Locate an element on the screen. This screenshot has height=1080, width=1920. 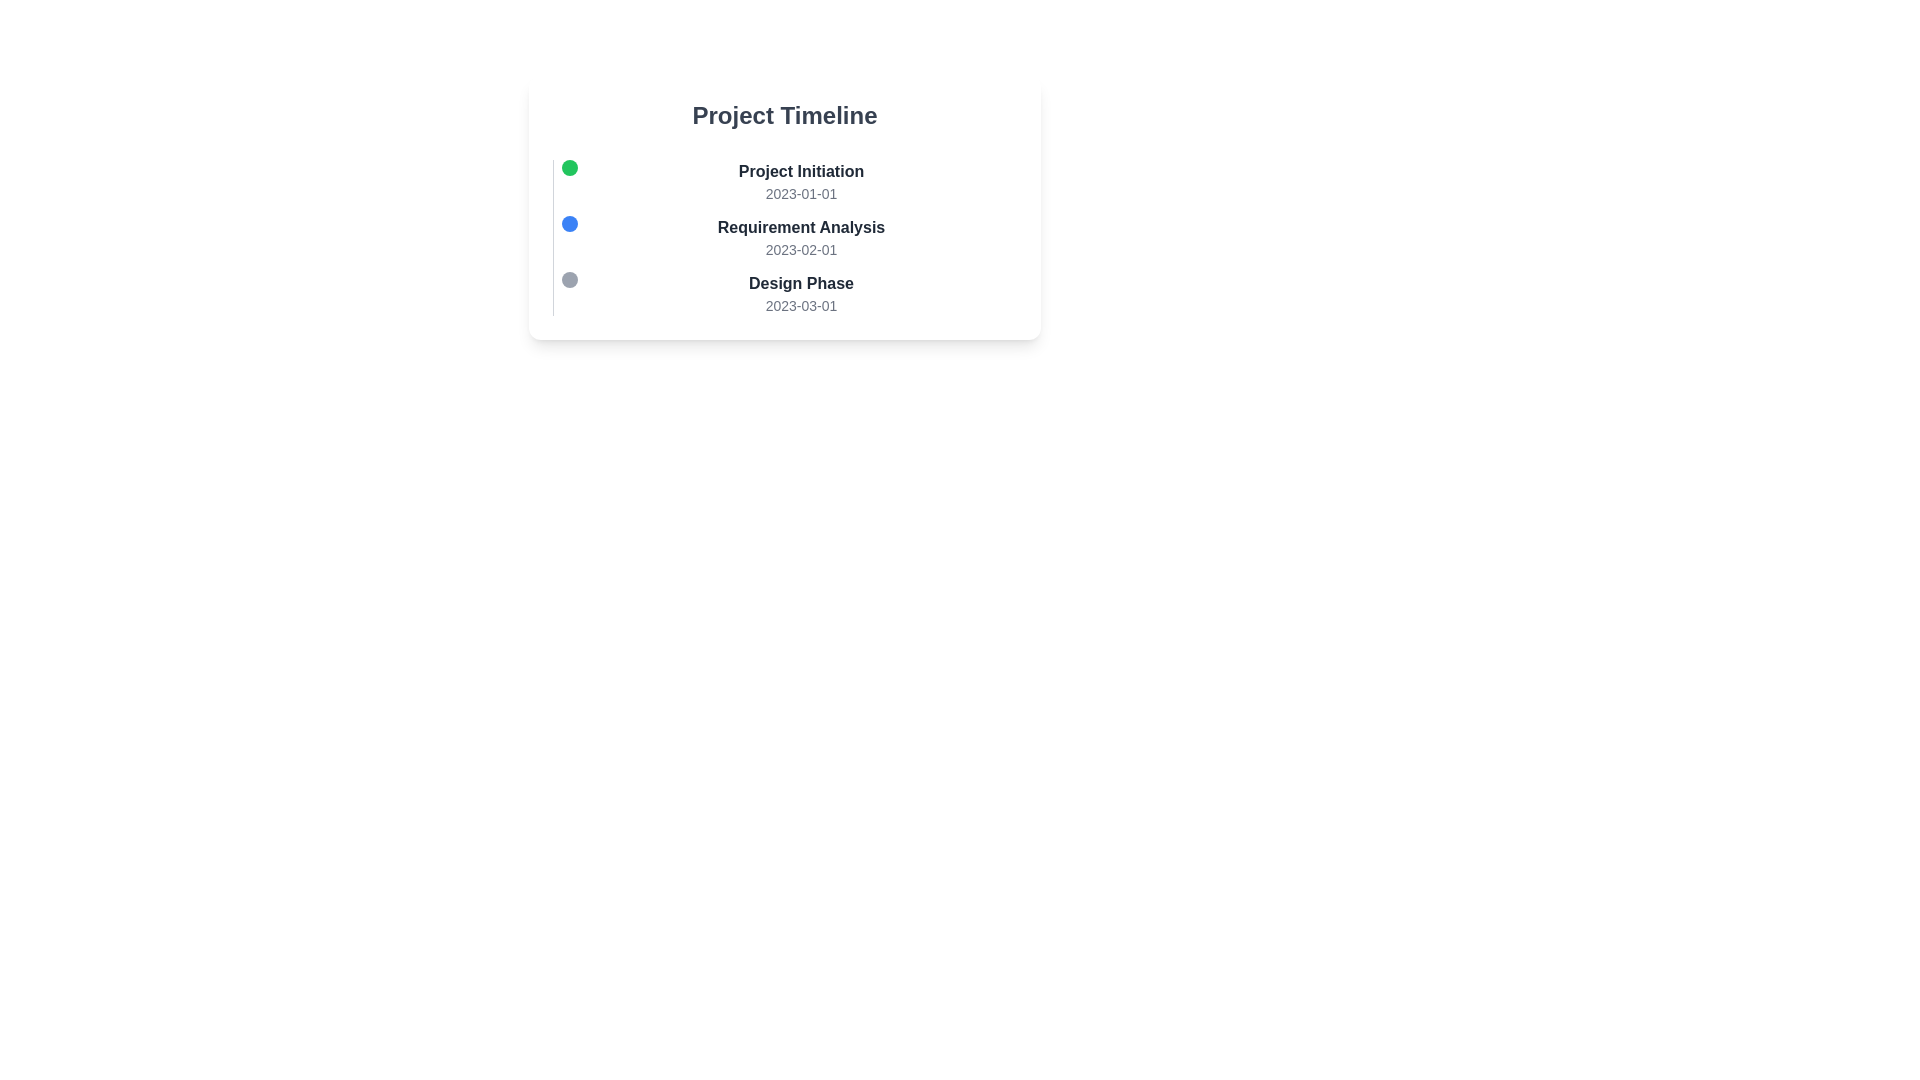
the Informative Panel titled 'Project Timeline' that contains a list of milestones with color-coded markers is located at coordinates (784, 234).